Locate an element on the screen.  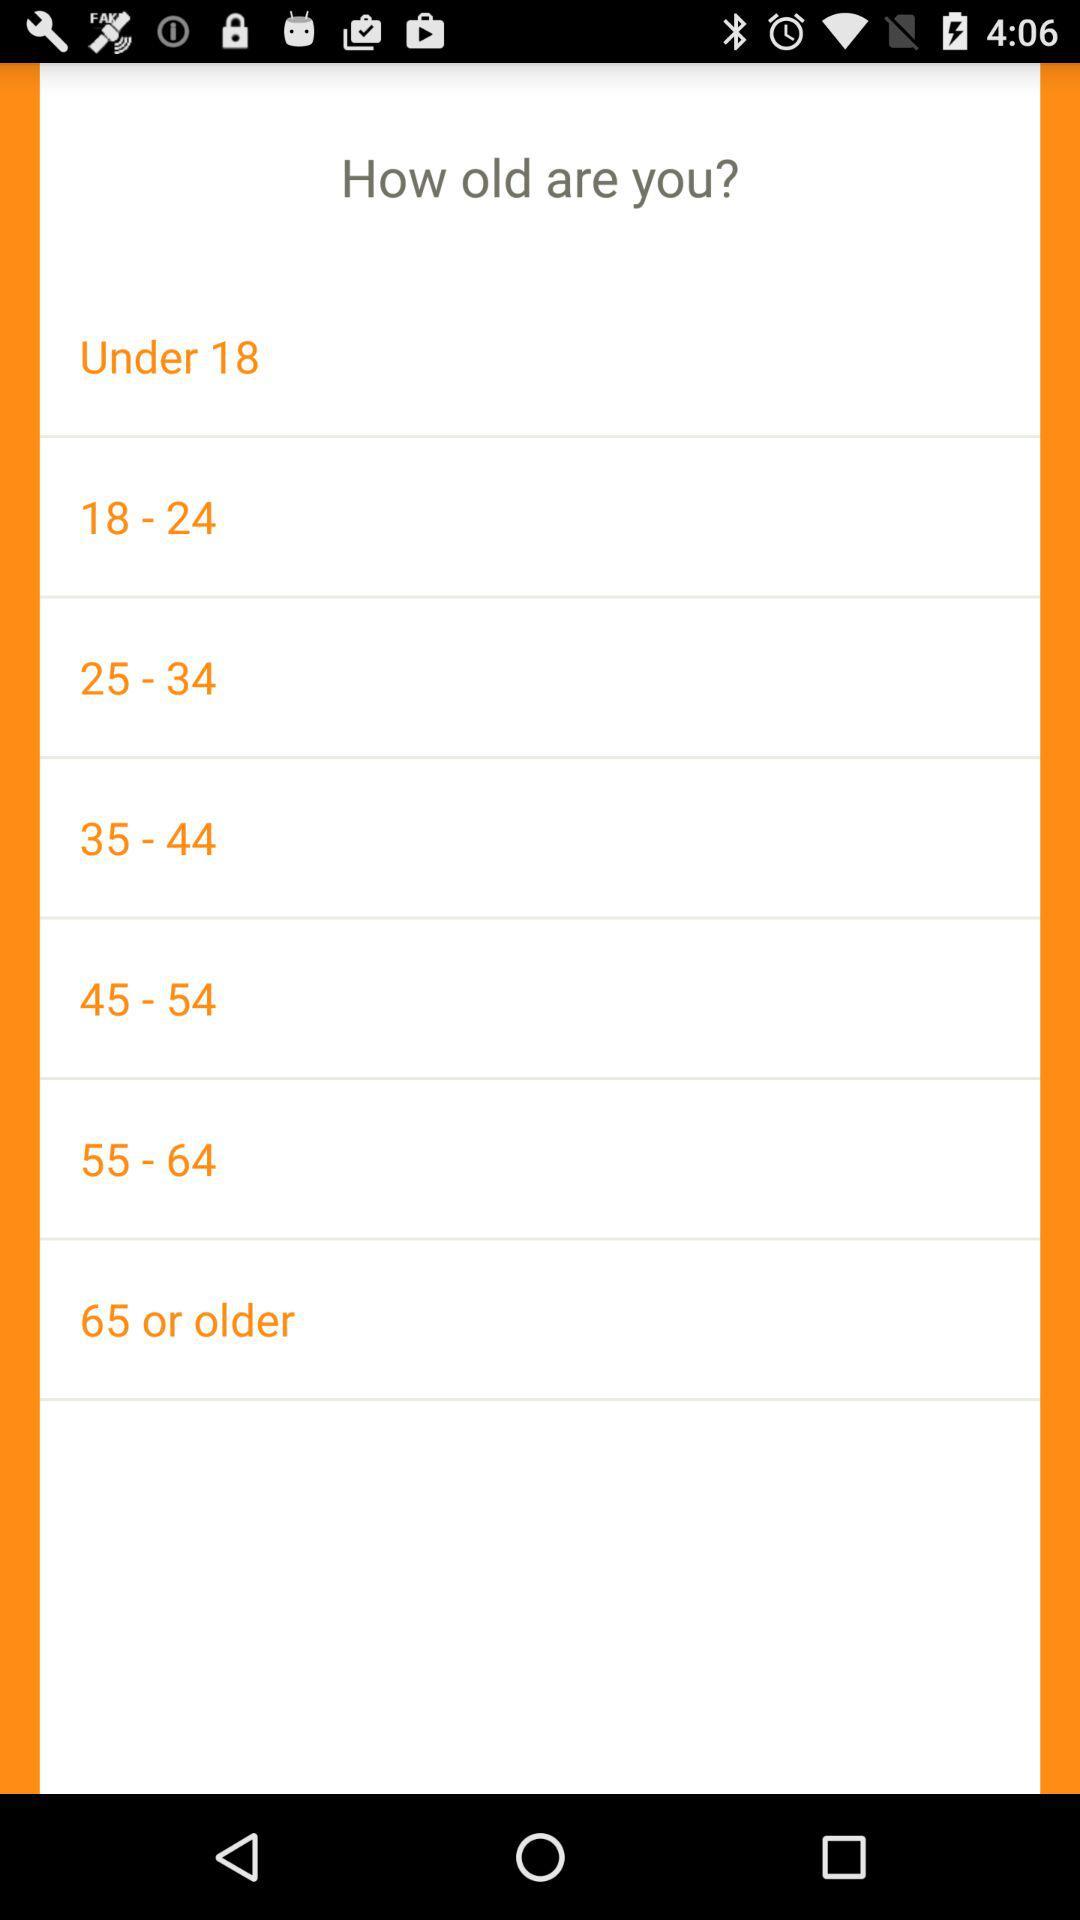
the icon above 35 - 44 item is located at coordinates (540, 677).